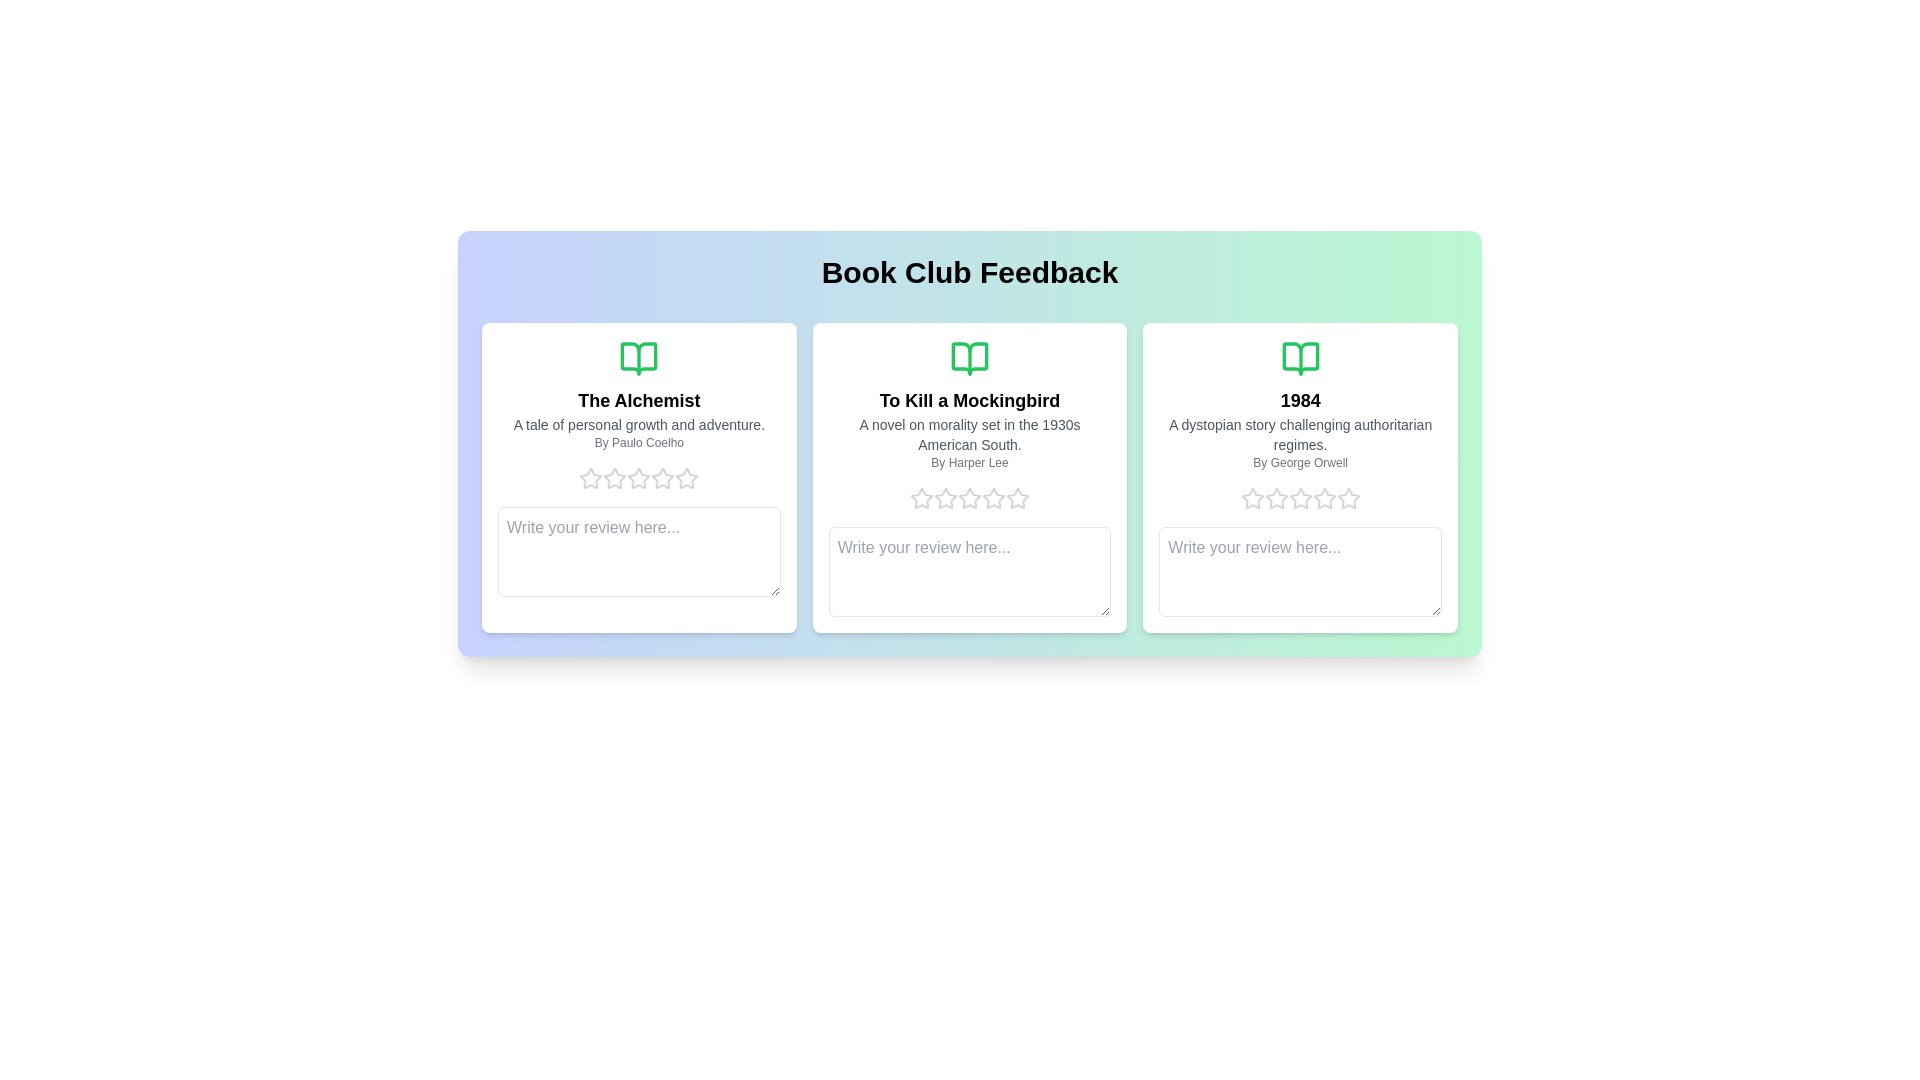 The height and width of the screenshot is (1080, 1920). I want to click on the star icons in the rating component located below the text 'By George Orwell' and above the review input box for the book '1984', so click(1300, 497).